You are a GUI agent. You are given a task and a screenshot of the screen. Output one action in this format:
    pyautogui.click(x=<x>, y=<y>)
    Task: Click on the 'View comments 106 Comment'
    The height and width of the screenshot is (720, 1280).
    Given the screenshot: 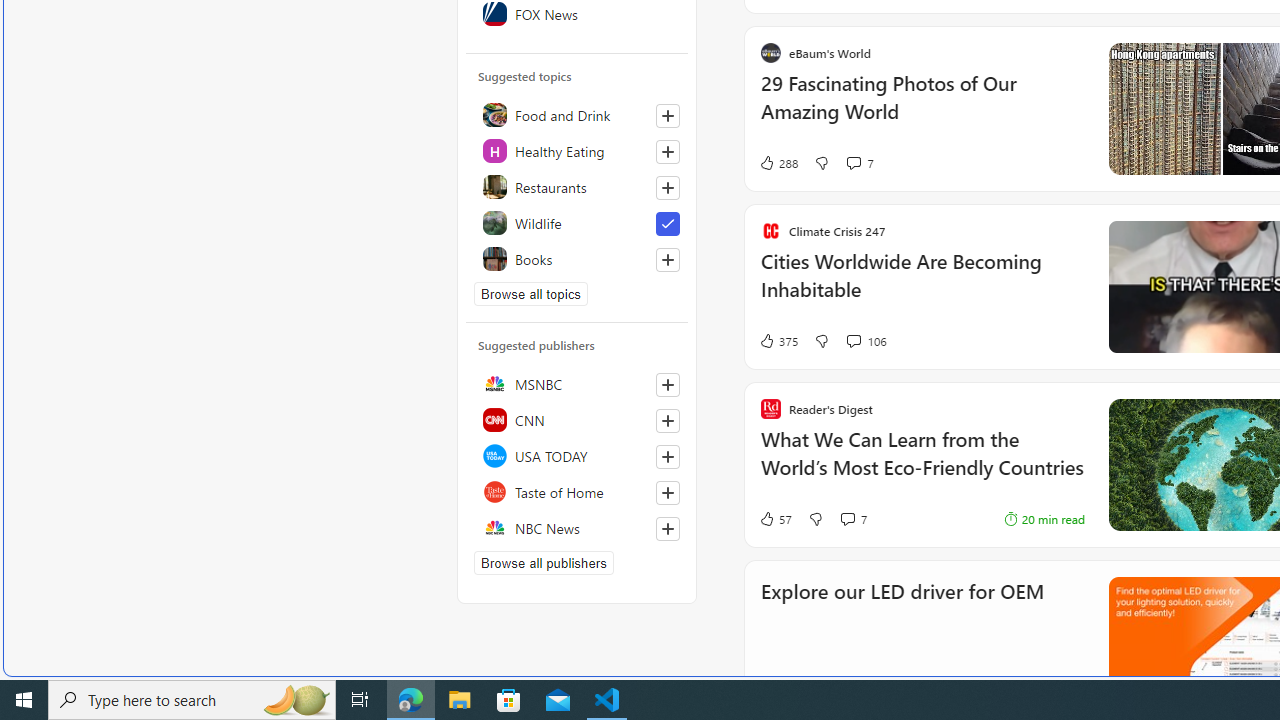 What is the action you would take?
    pyautogui.click(x=853, y=339)
    